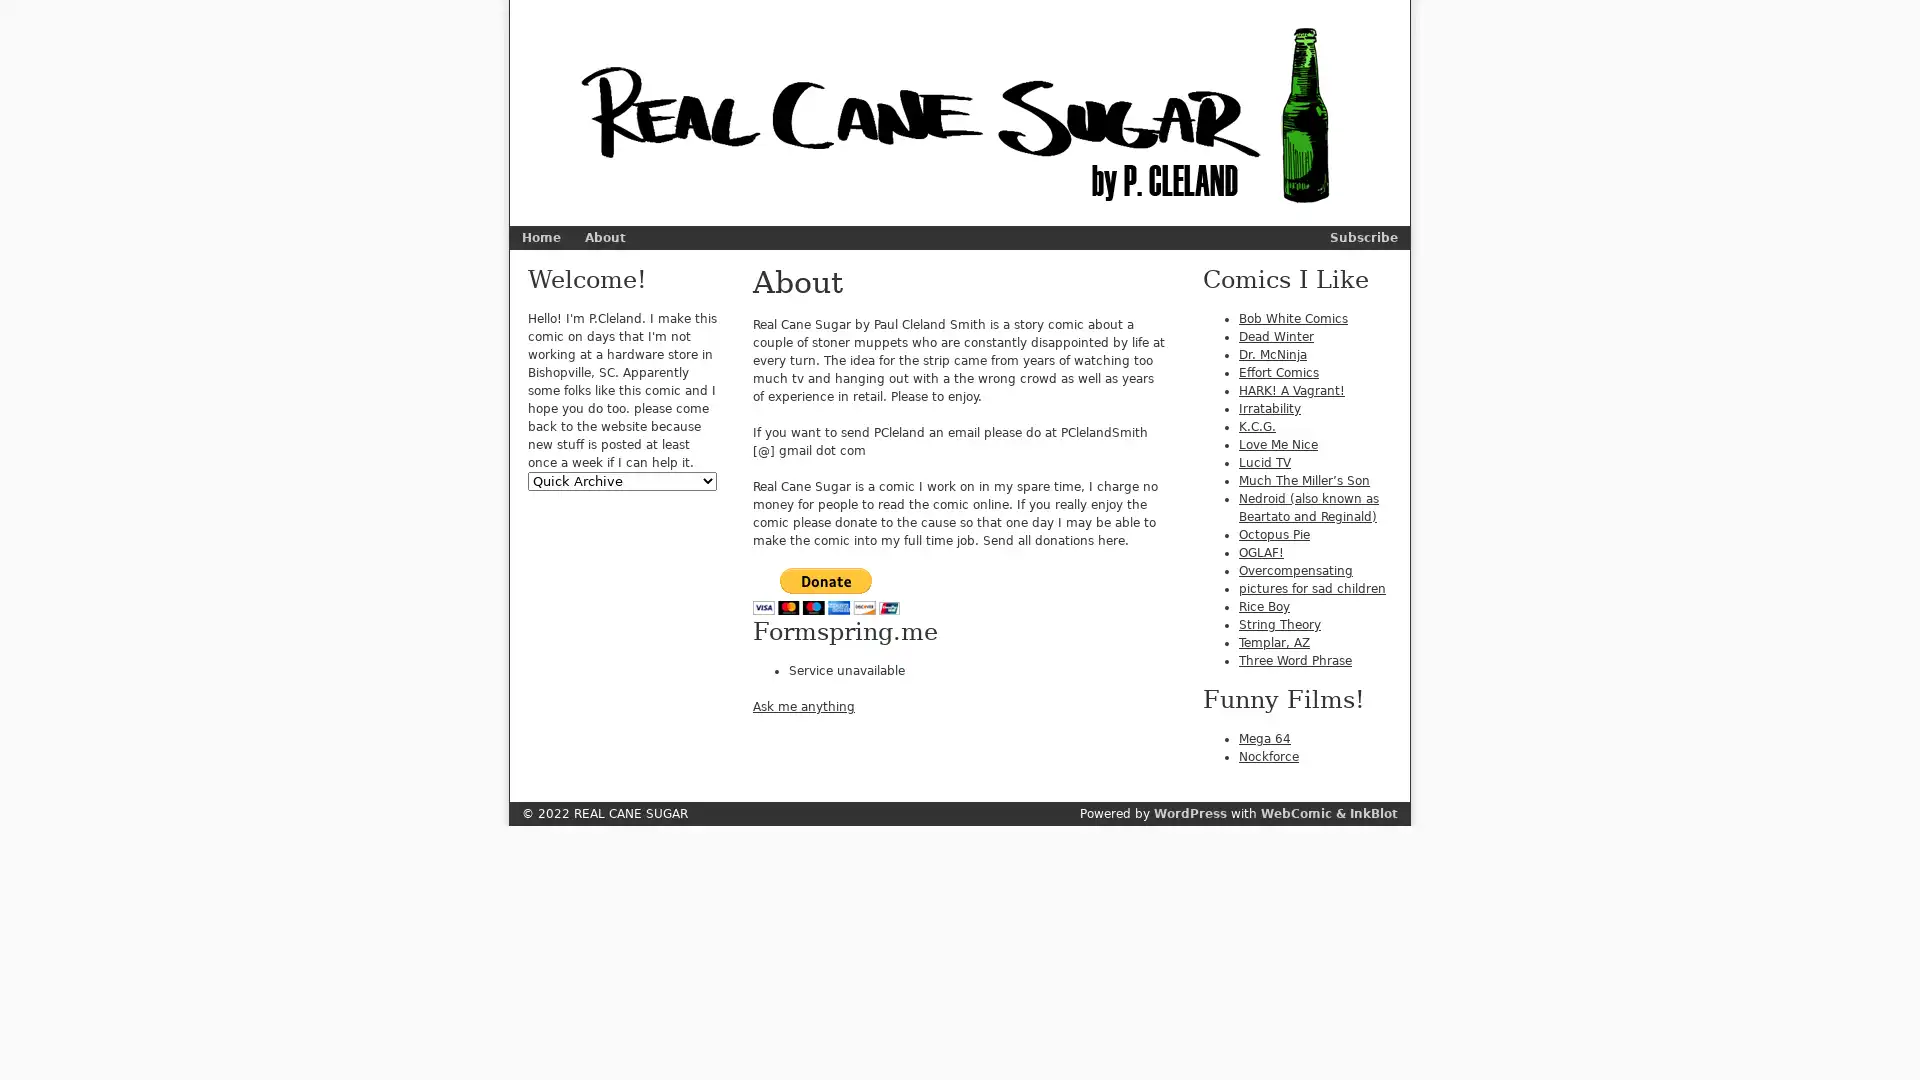 The height and width of the screenshot is (1080, 1920). What do you see at coordinates (826, 590) in the screenshot?
I see `PayPal - The safer, easier way to pay online!` at bounding box center [826, 590].